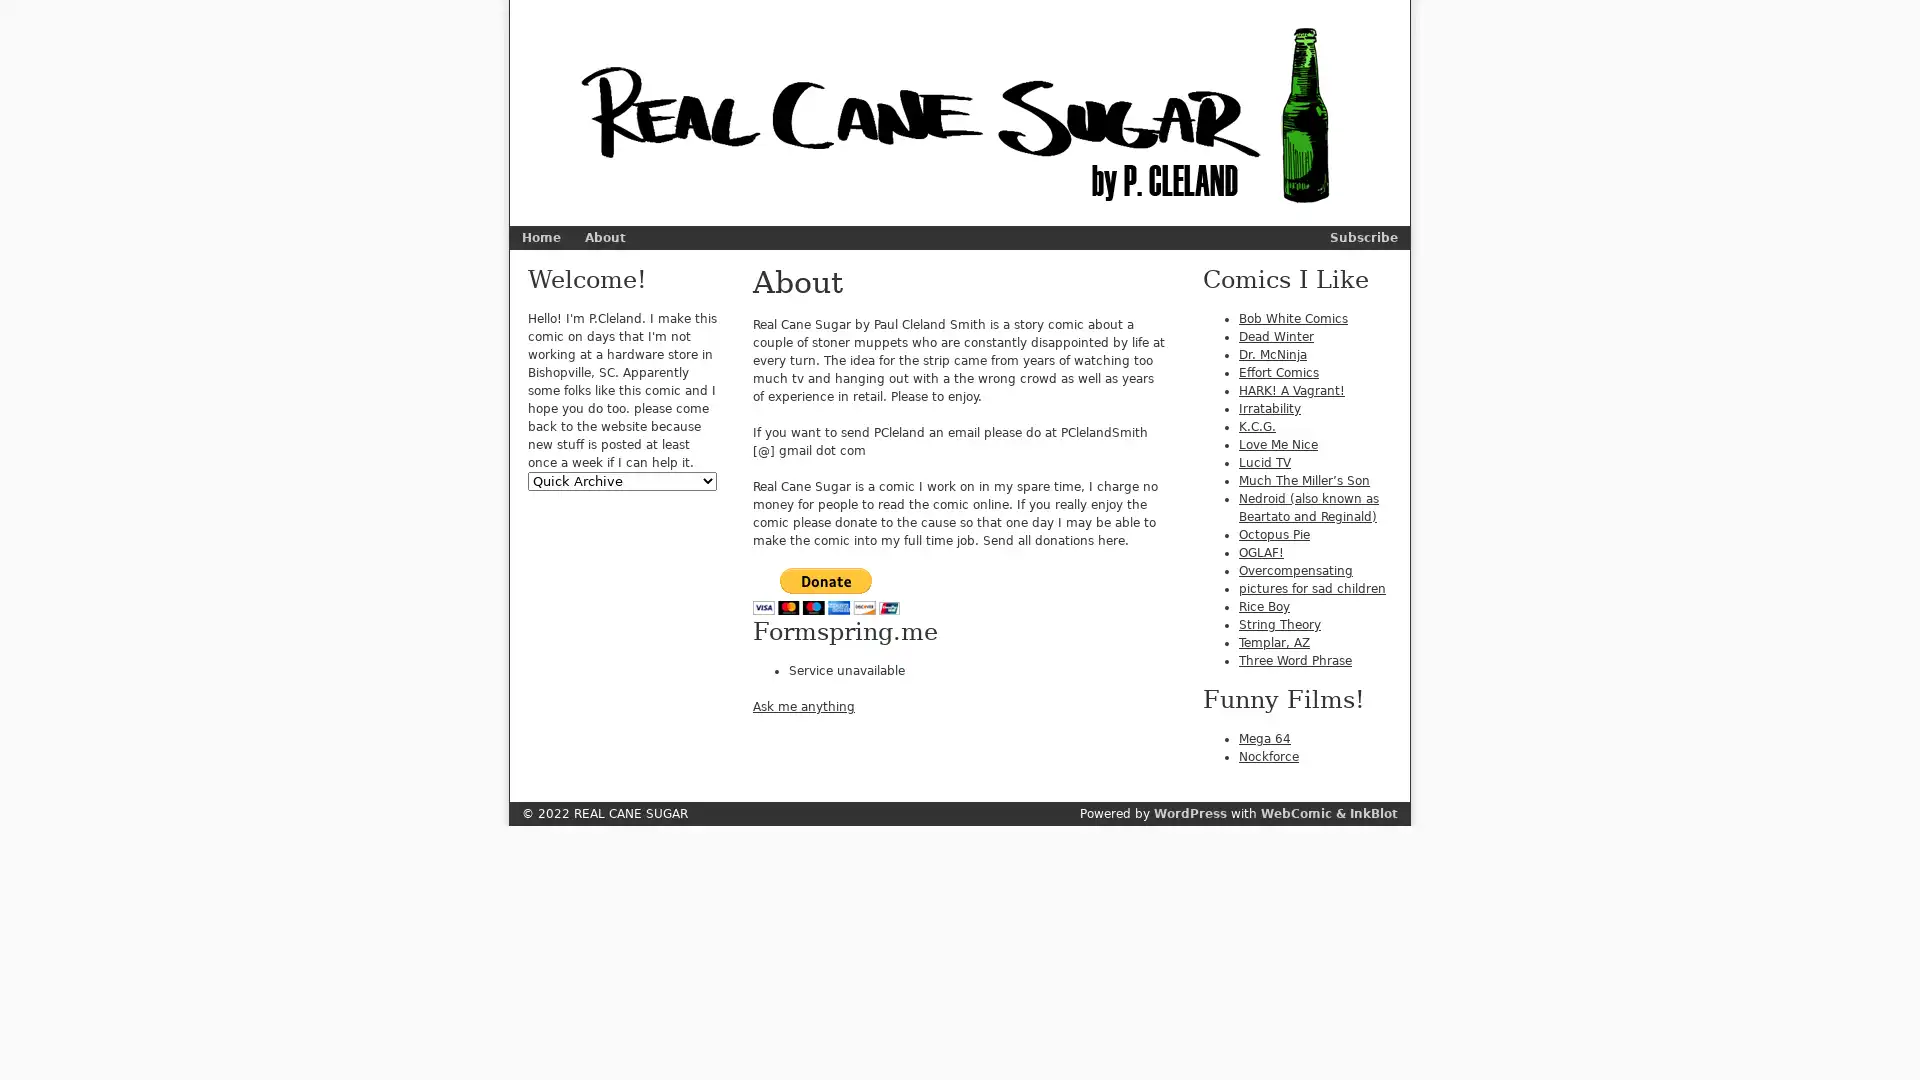 The height and width of the screenshot is (1080, 1920). What do you see at coordinates (826, 590) in the screenshot?
I see `PayPal - The safer, easier way to pay online!` at bounding box center [826, 590].